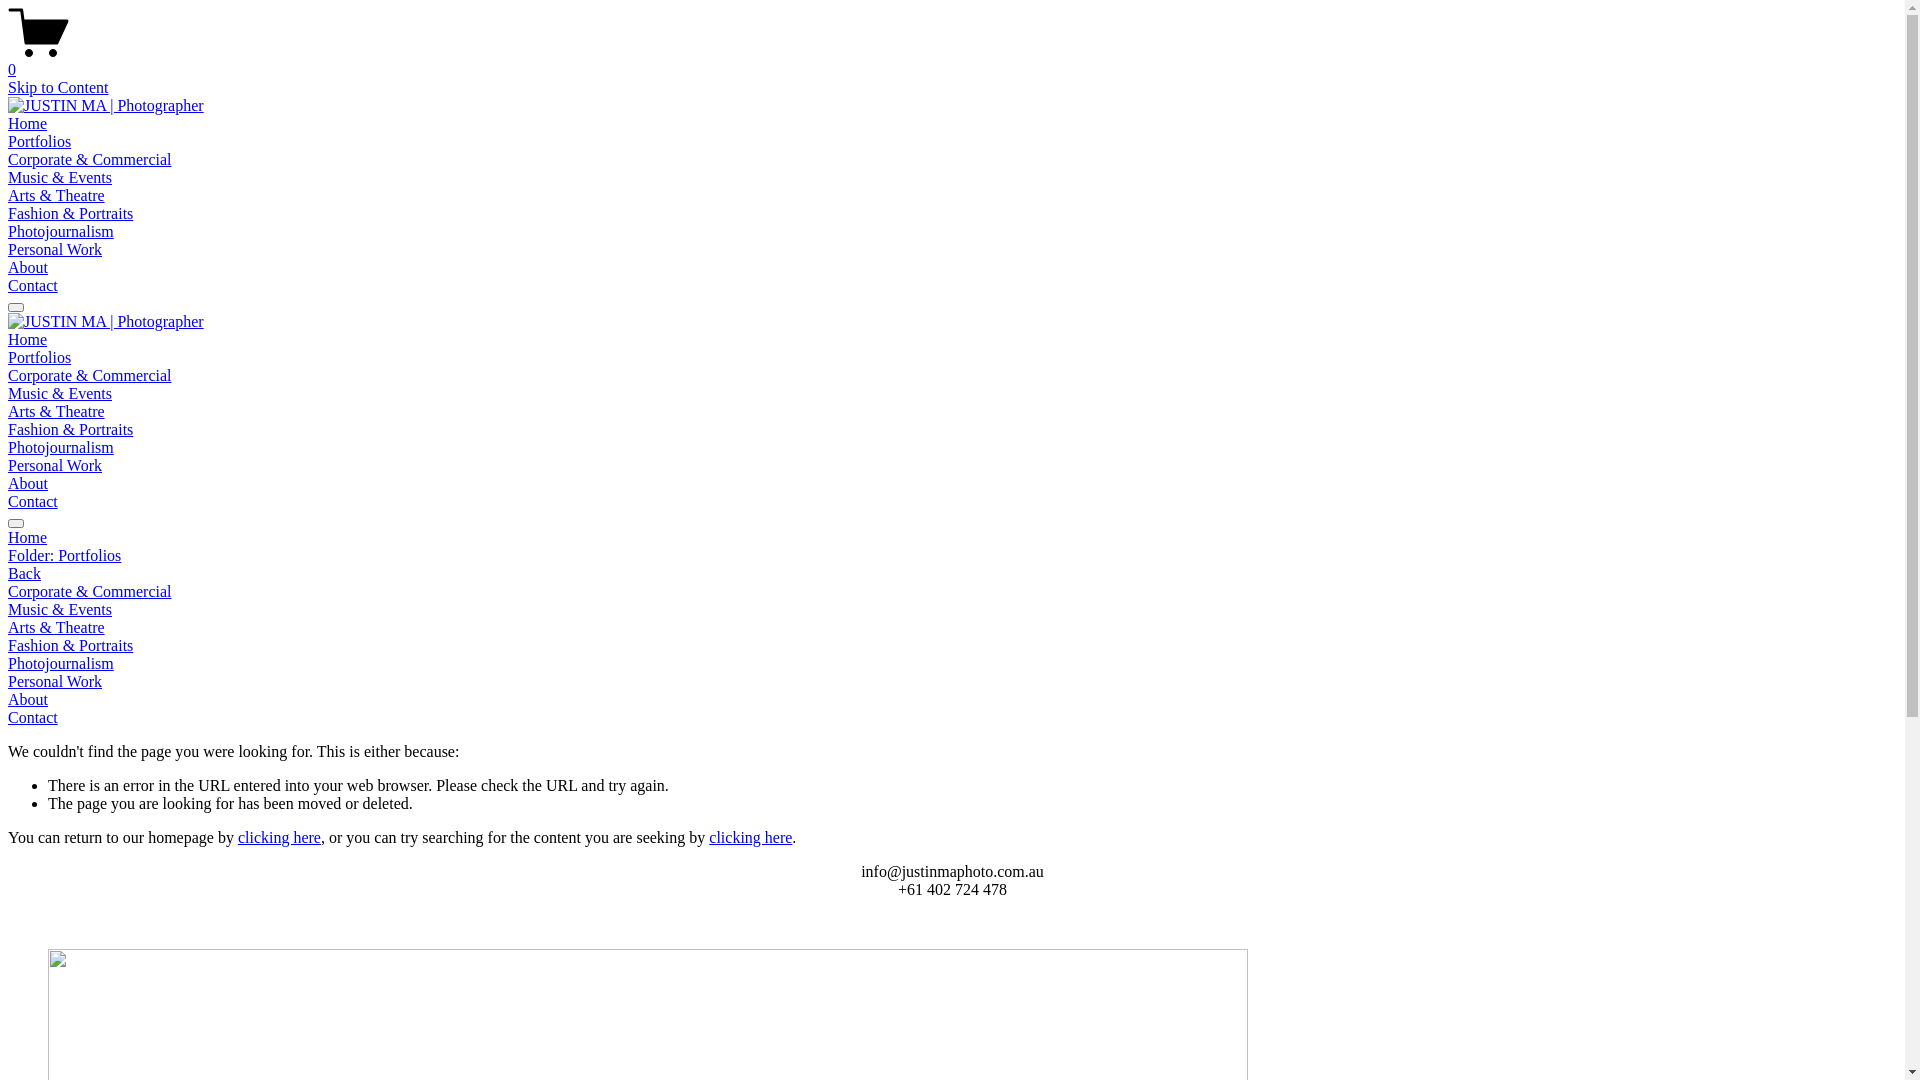  What do you see at coordinates (951, 590) in the screenshot?
I see `'Corporate & Commercial'` at bounding box center [951, 590].